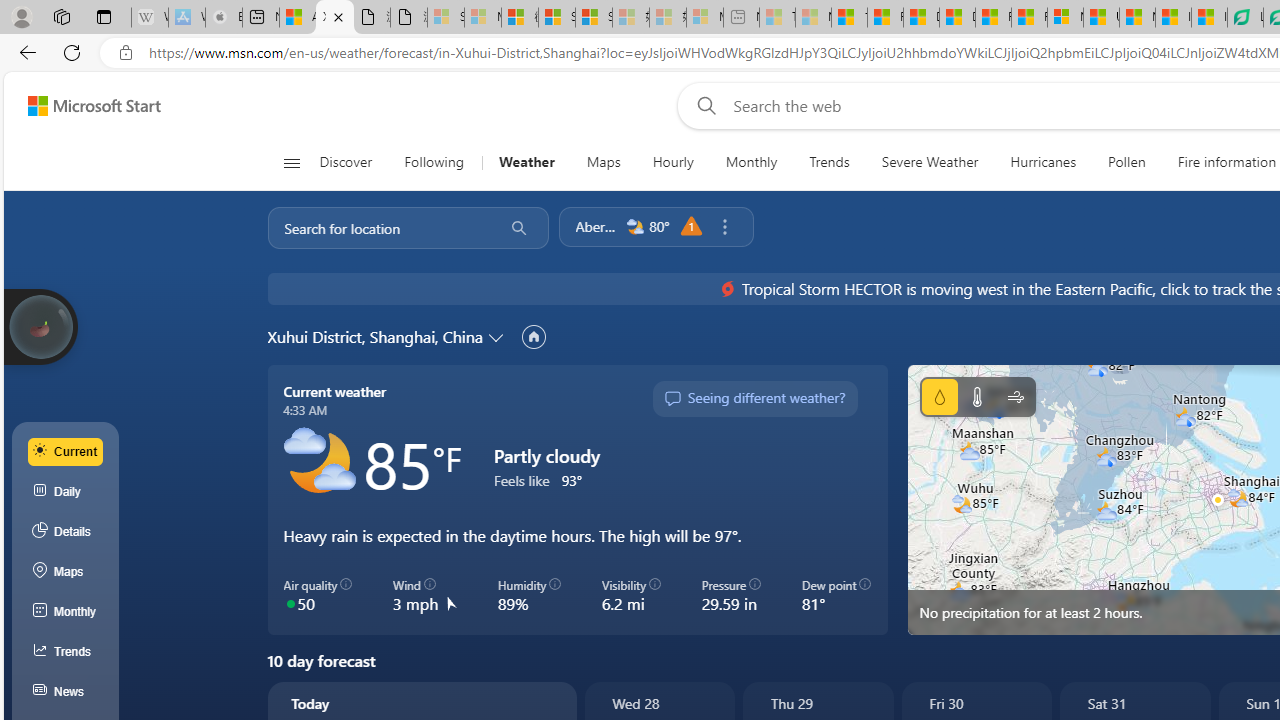  What do you see at coordinates (1127, 162) in the screenshot?
I see `'Pollen'` at bounding box center [1127, 162].